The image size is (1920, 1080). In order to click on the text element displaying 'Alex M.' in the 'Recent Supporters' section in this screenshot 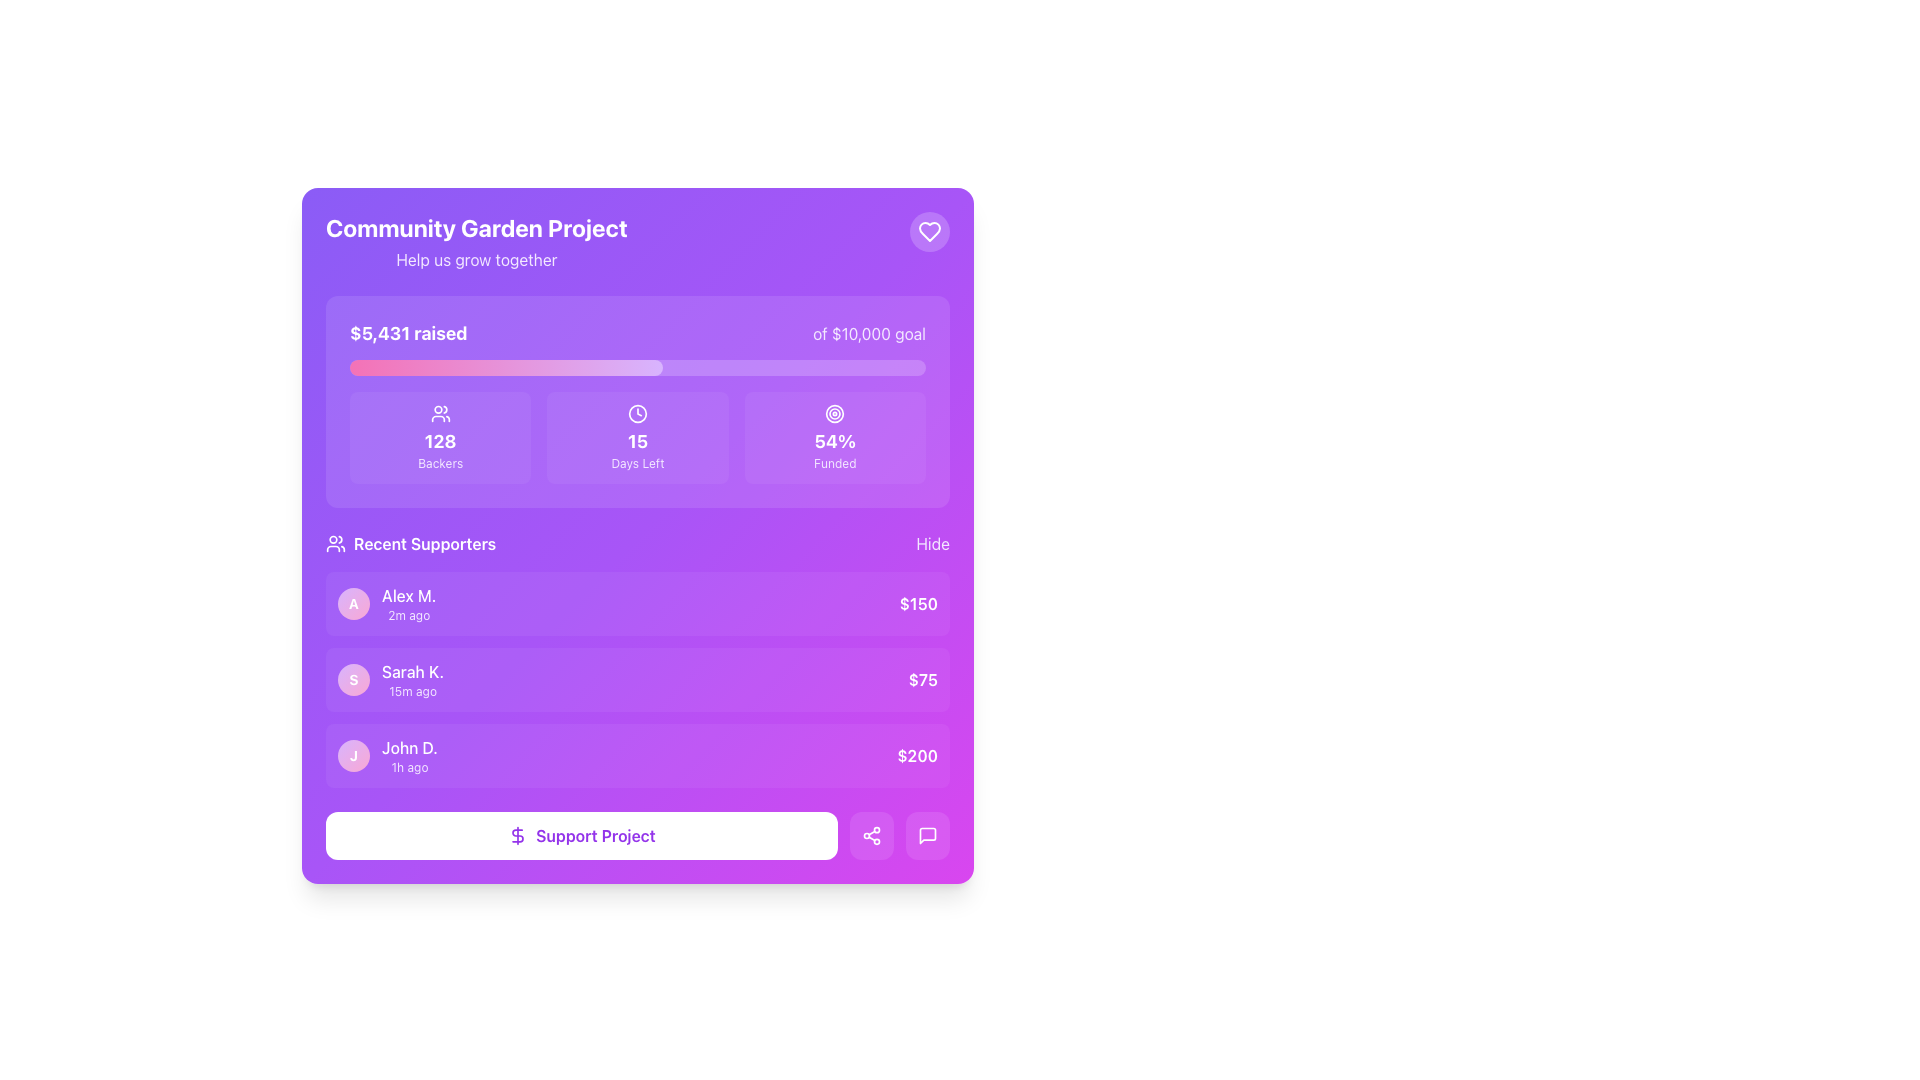, I will do `click(408, 603)`.